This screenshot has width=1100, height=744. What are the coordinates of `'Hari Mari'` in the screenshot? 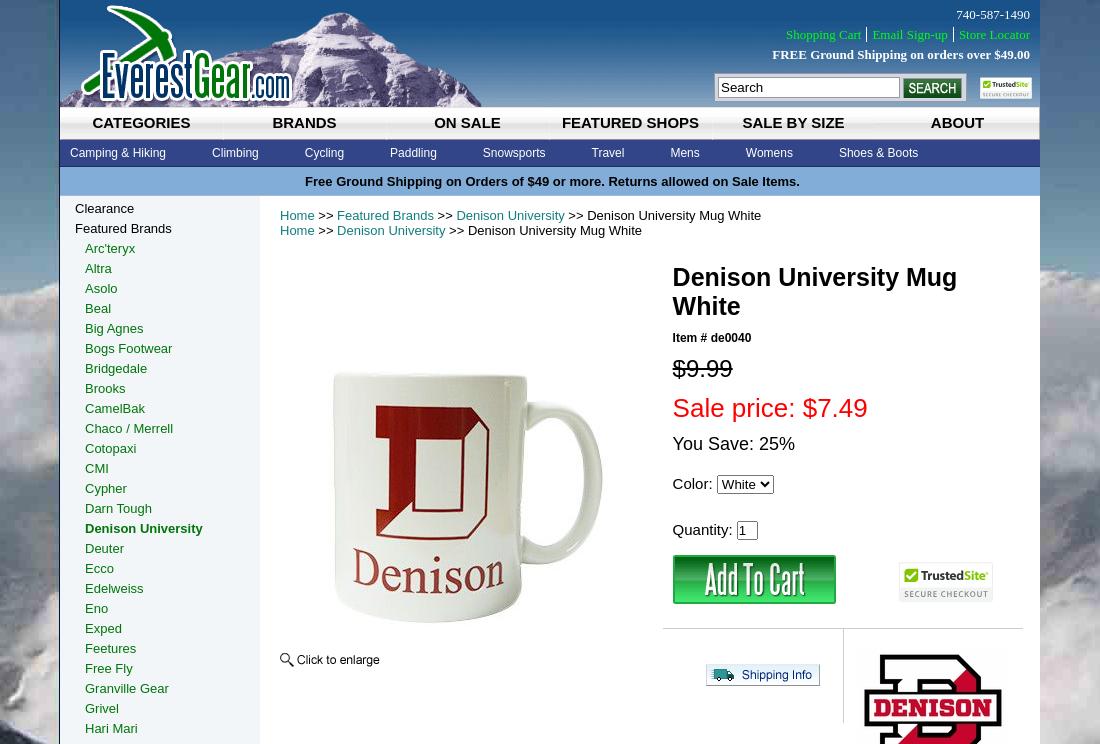 It's located at (110, 727).